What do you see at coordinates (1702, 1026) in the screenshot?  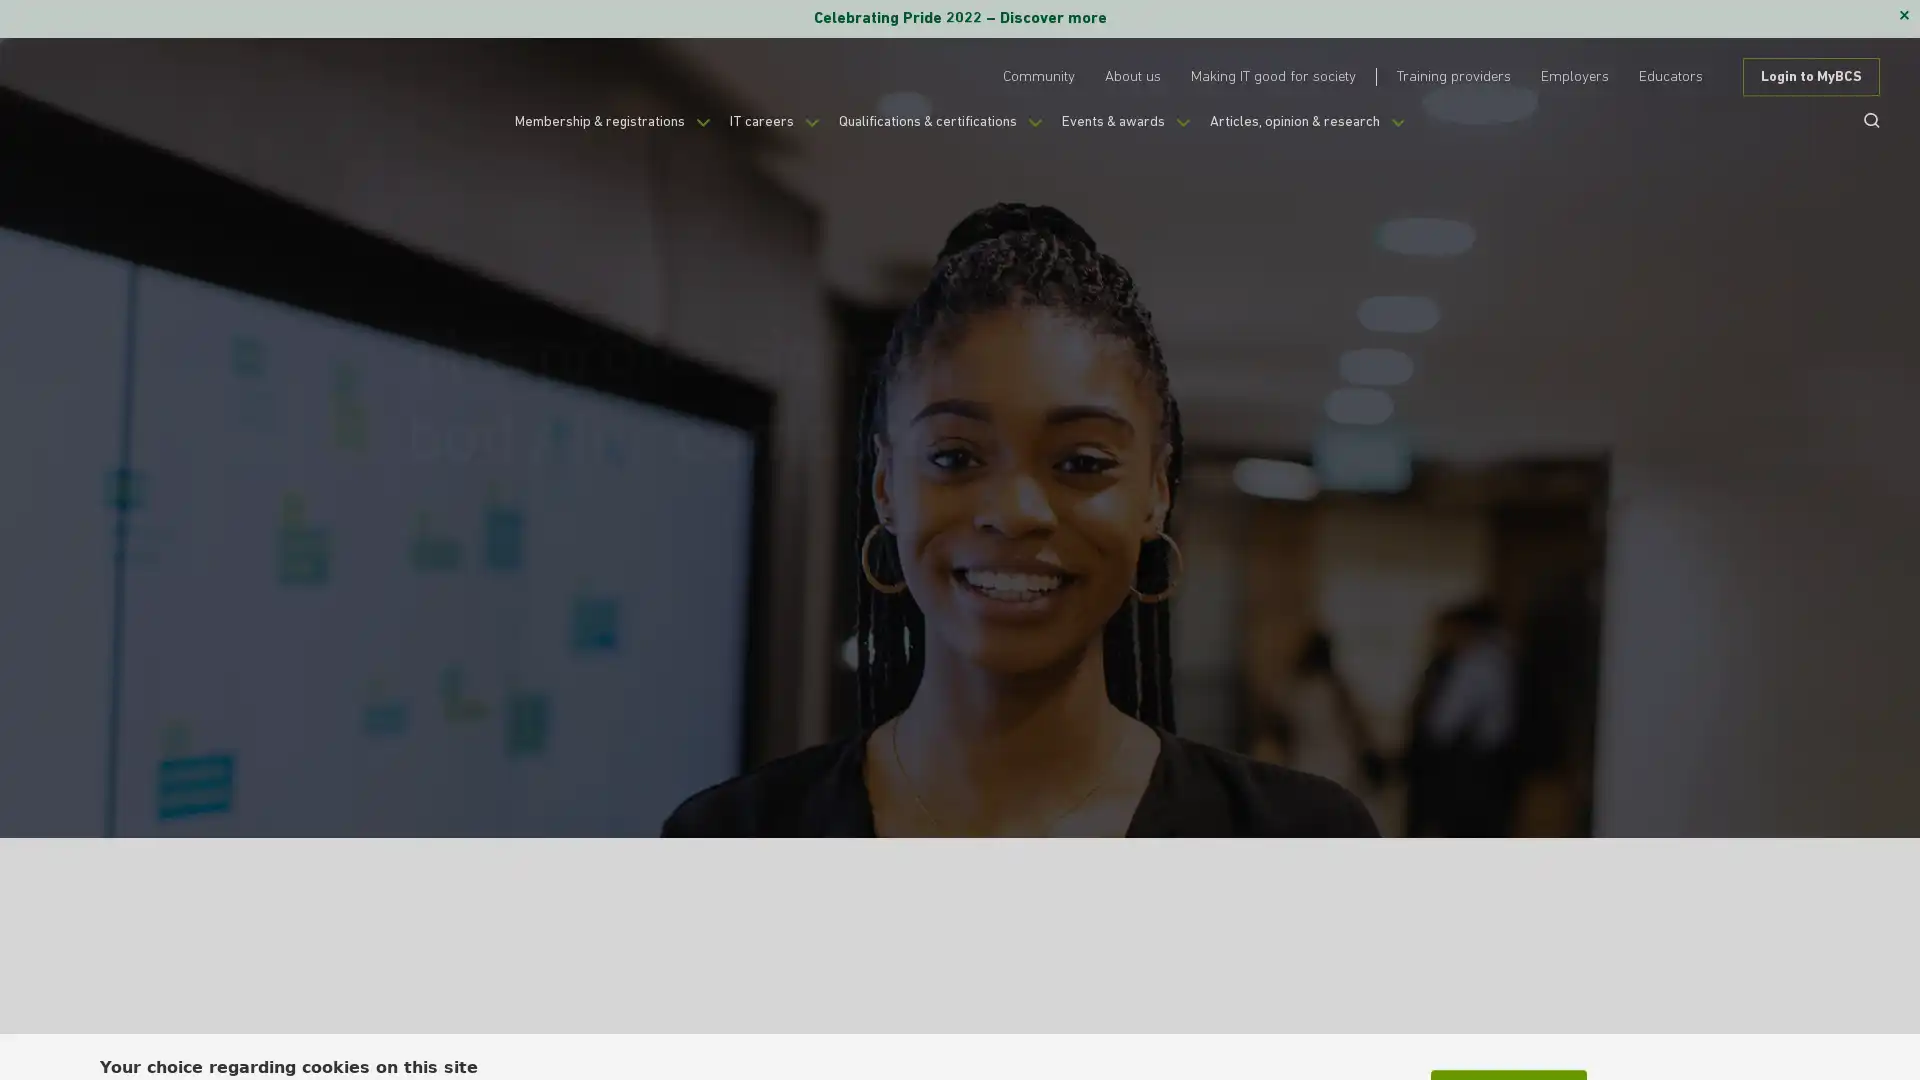 I see `My Cookie Preferences` at bounding box center [1702, 1026].